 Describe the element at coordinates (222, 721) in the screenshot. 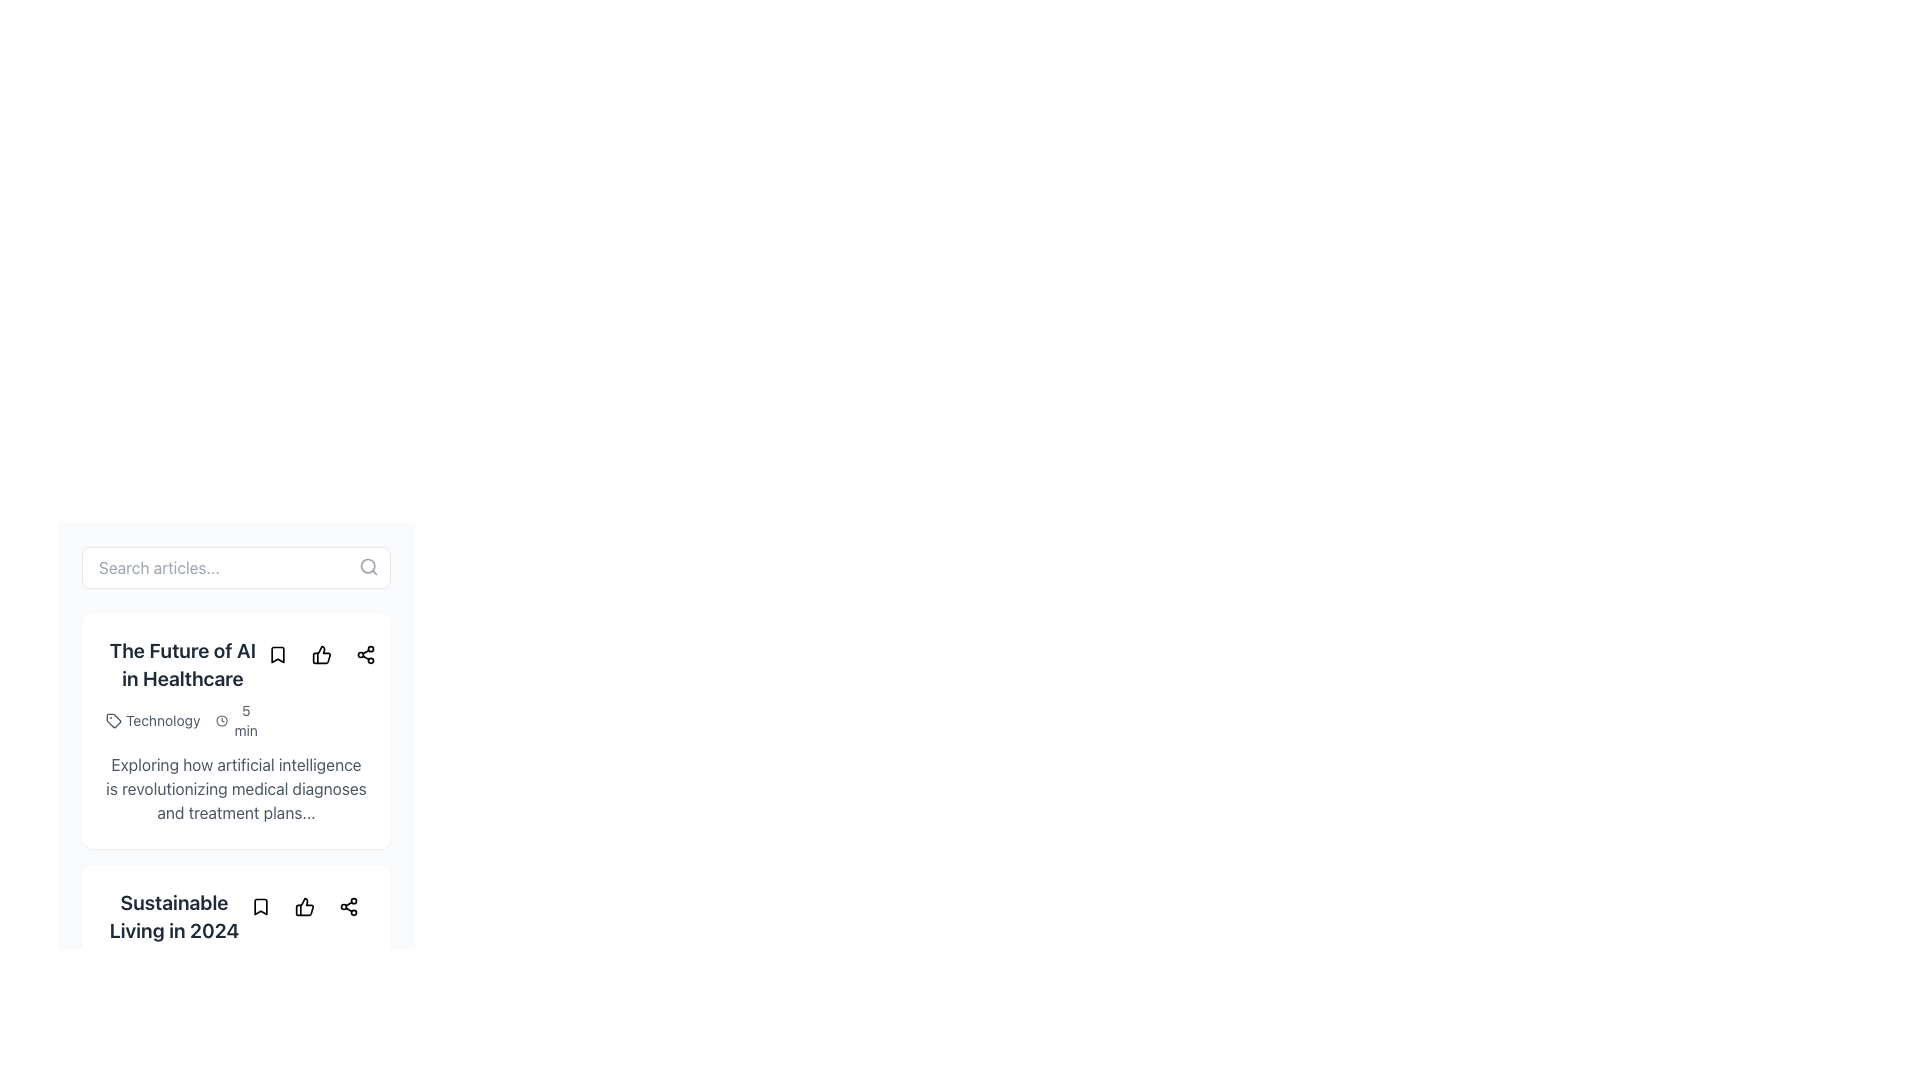

I see `the clock icon located within the 'The Future of AI in Healthcare' card layout, which indicates a reading time of '5 min'` at that location.